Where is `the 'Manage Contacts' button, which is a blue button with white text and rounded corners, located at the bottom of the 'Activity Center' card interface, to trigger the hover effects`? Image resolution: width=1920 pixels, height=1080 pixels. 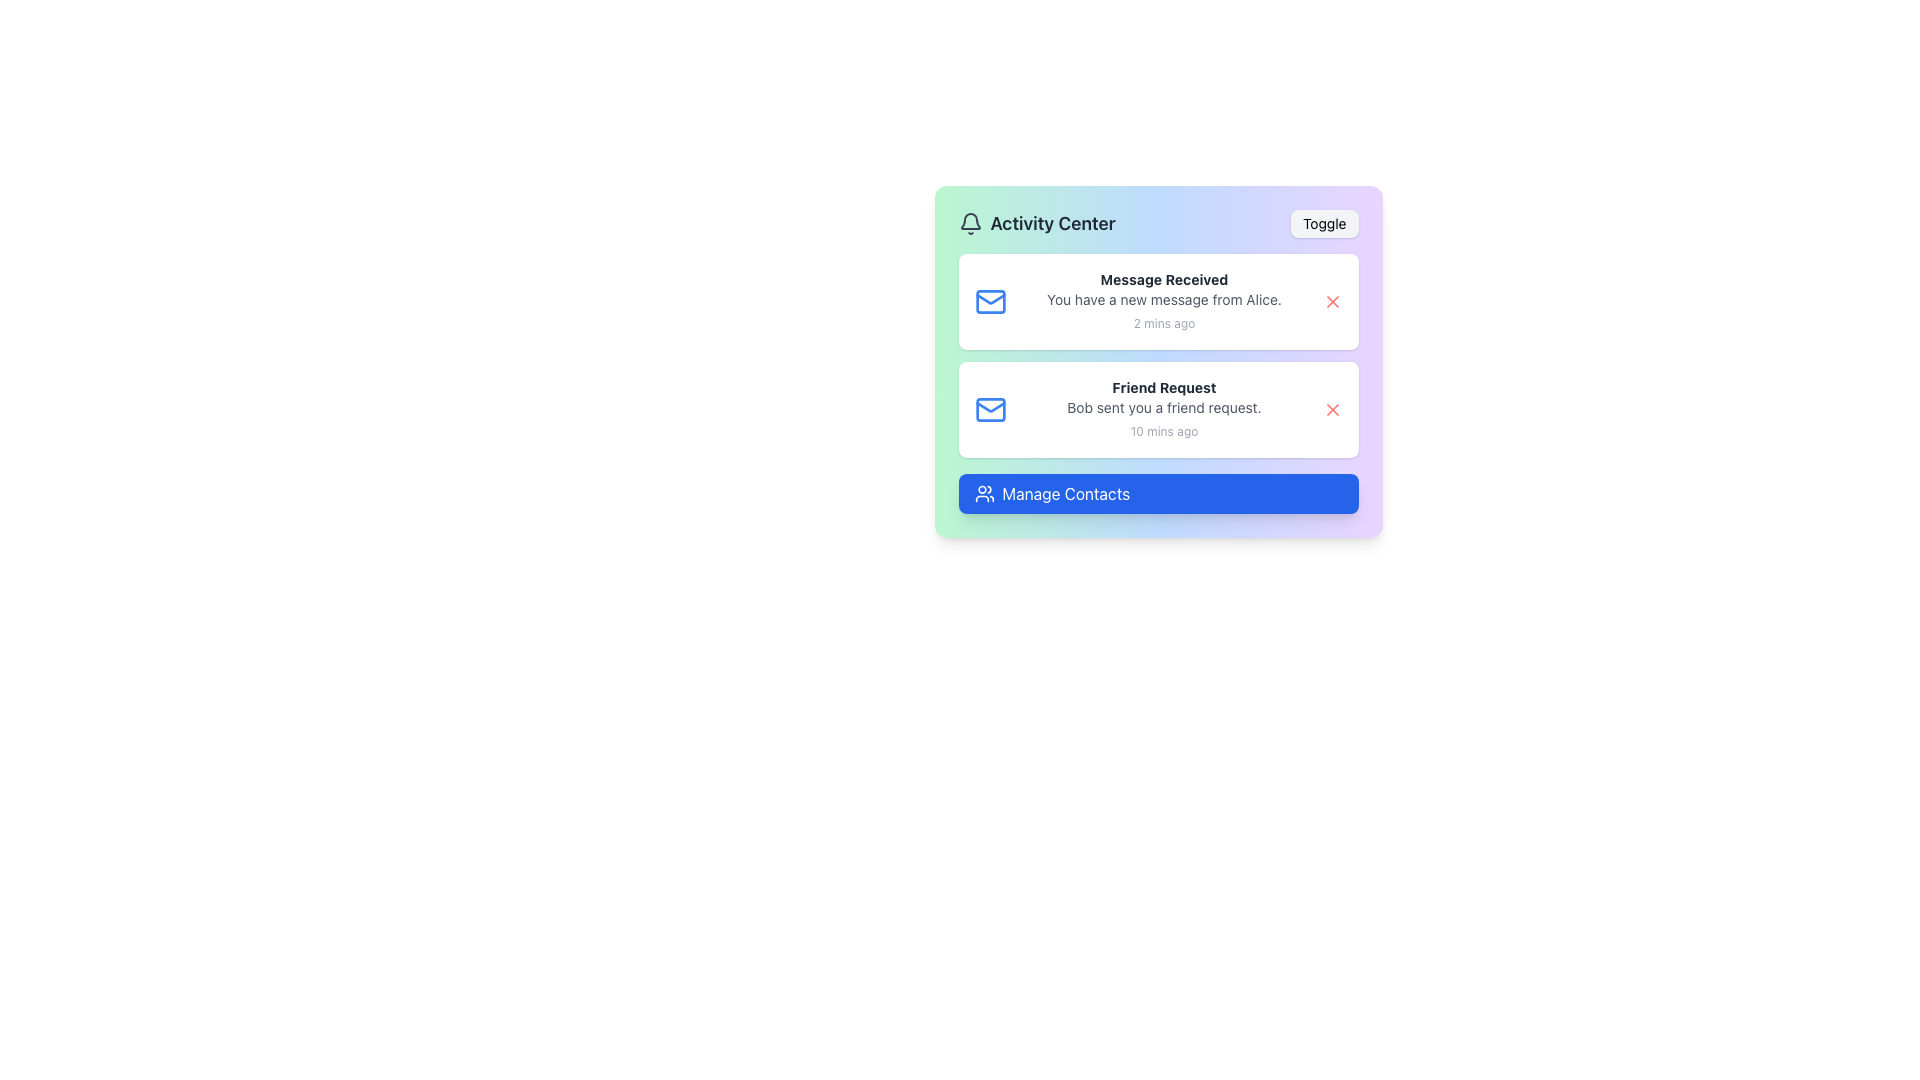
the 'Manage Contacts' button, which is a blue button with white text and rounded corners, located at the bottom of the 'Activity Center' card interface, to trigger the hover effects is located at coordinates (1065, 493).